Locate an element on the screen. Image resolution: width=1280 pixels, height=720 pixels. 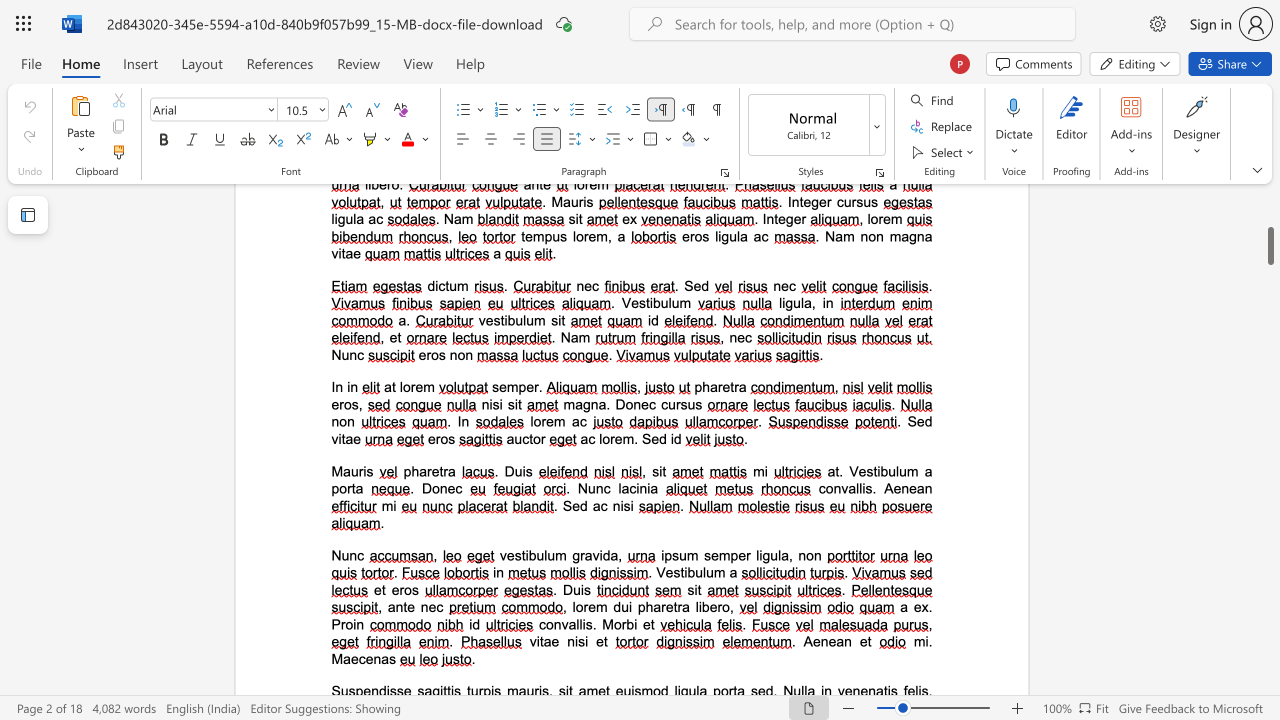
the 1th character "c" in the text is located at coordinates (603, 505).